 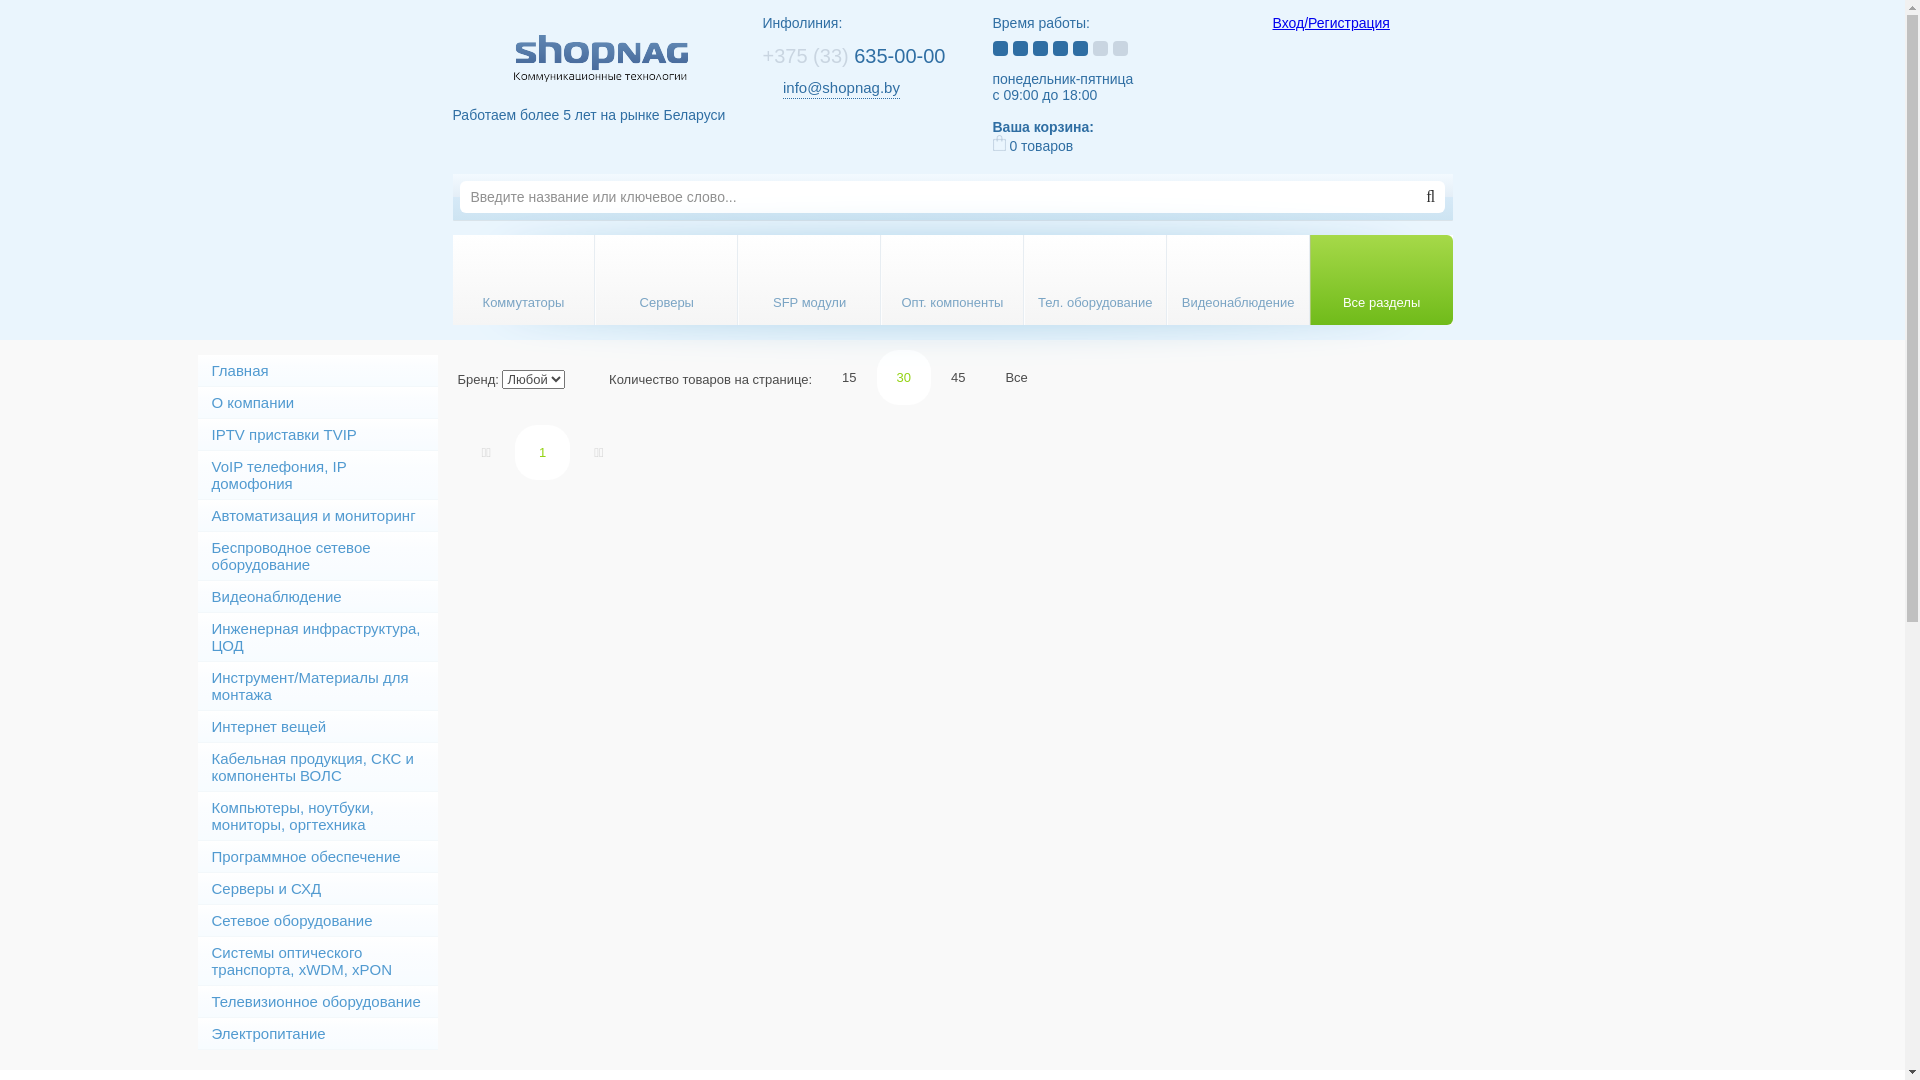 I want to click on 'info@shopnag.by', so click(x=841, y=87).